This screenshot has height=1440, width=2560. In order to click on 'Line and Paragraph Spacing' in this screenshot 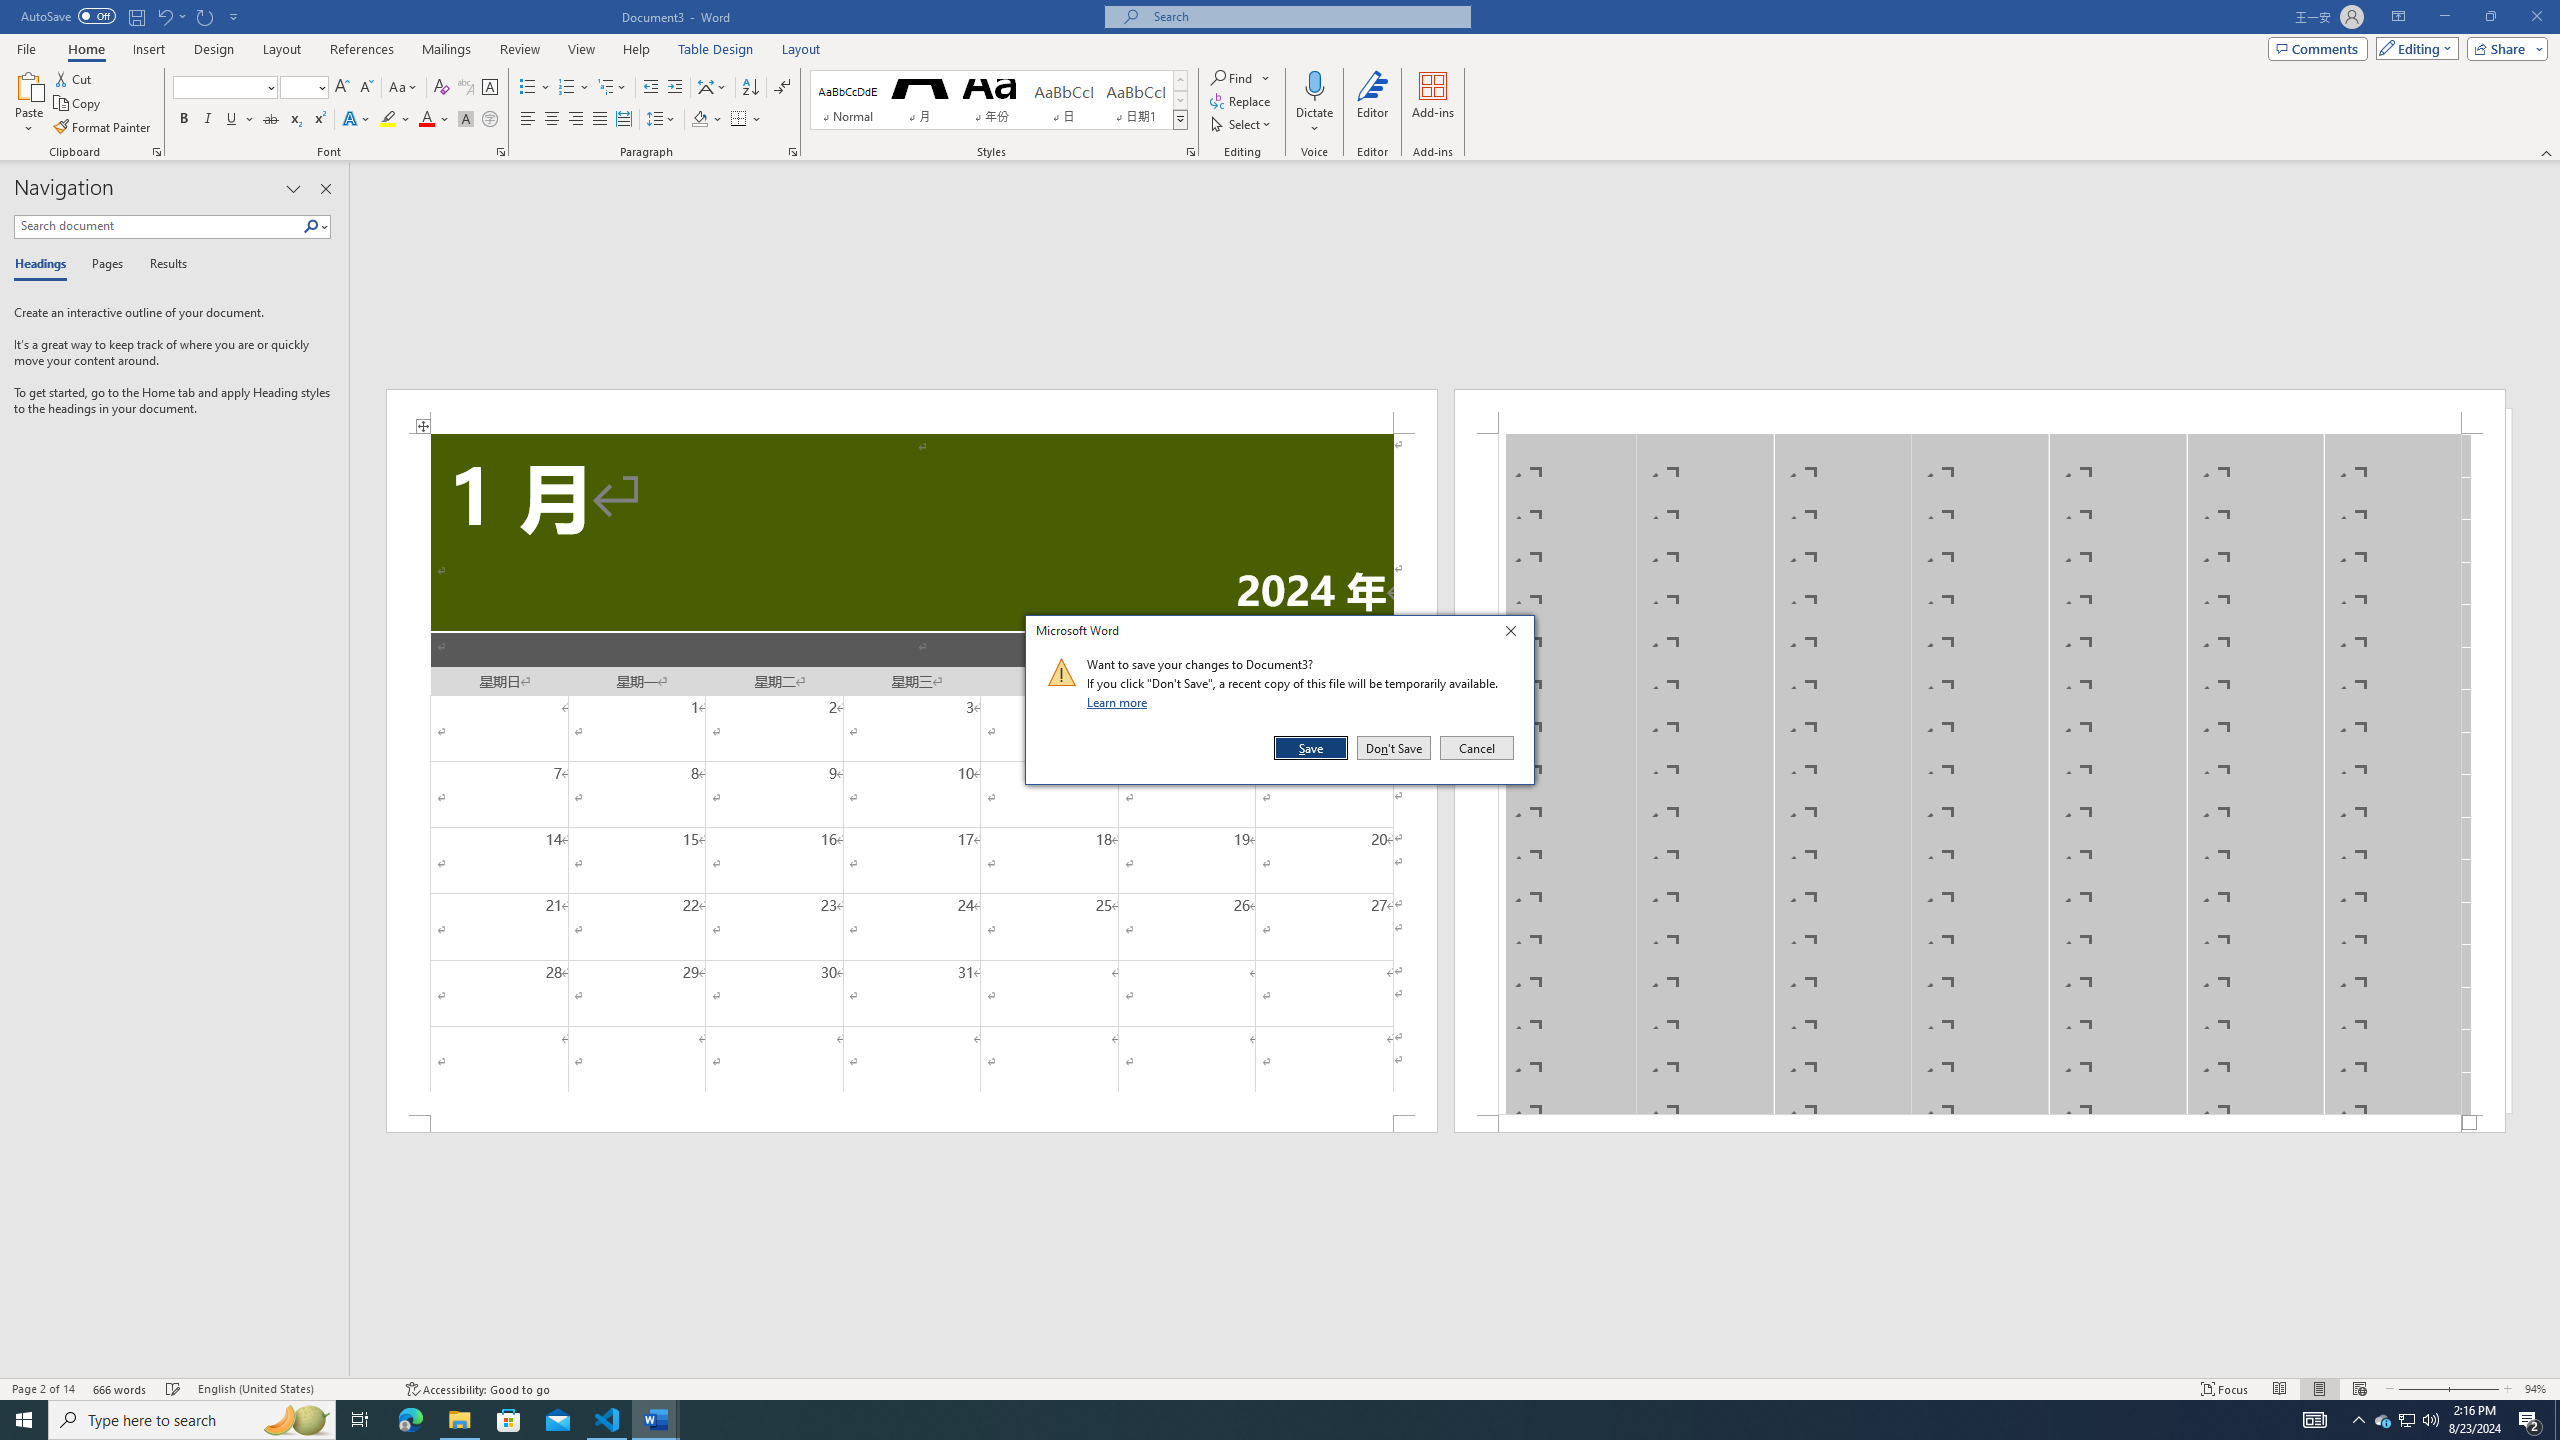, I will do `click(663, 118)`.